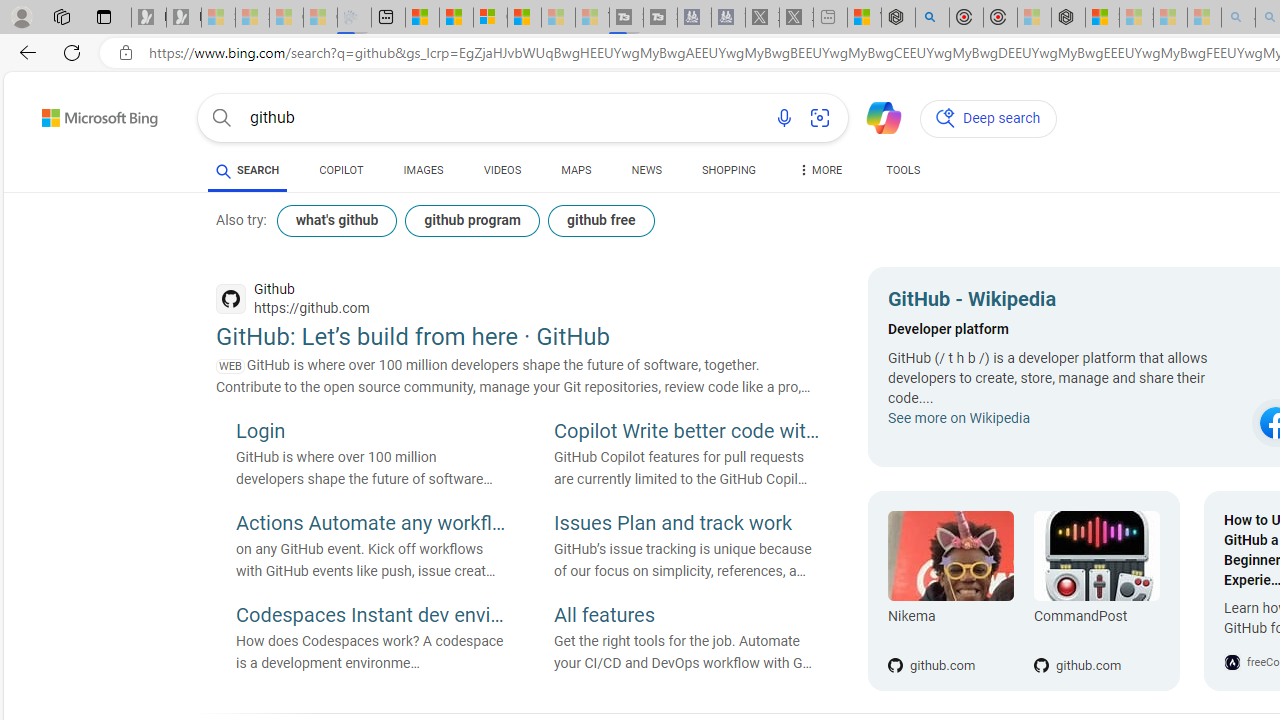 The height and width of the screenshot is (720, 1280). I want to click on 'IMAGES', so click(422, 172).